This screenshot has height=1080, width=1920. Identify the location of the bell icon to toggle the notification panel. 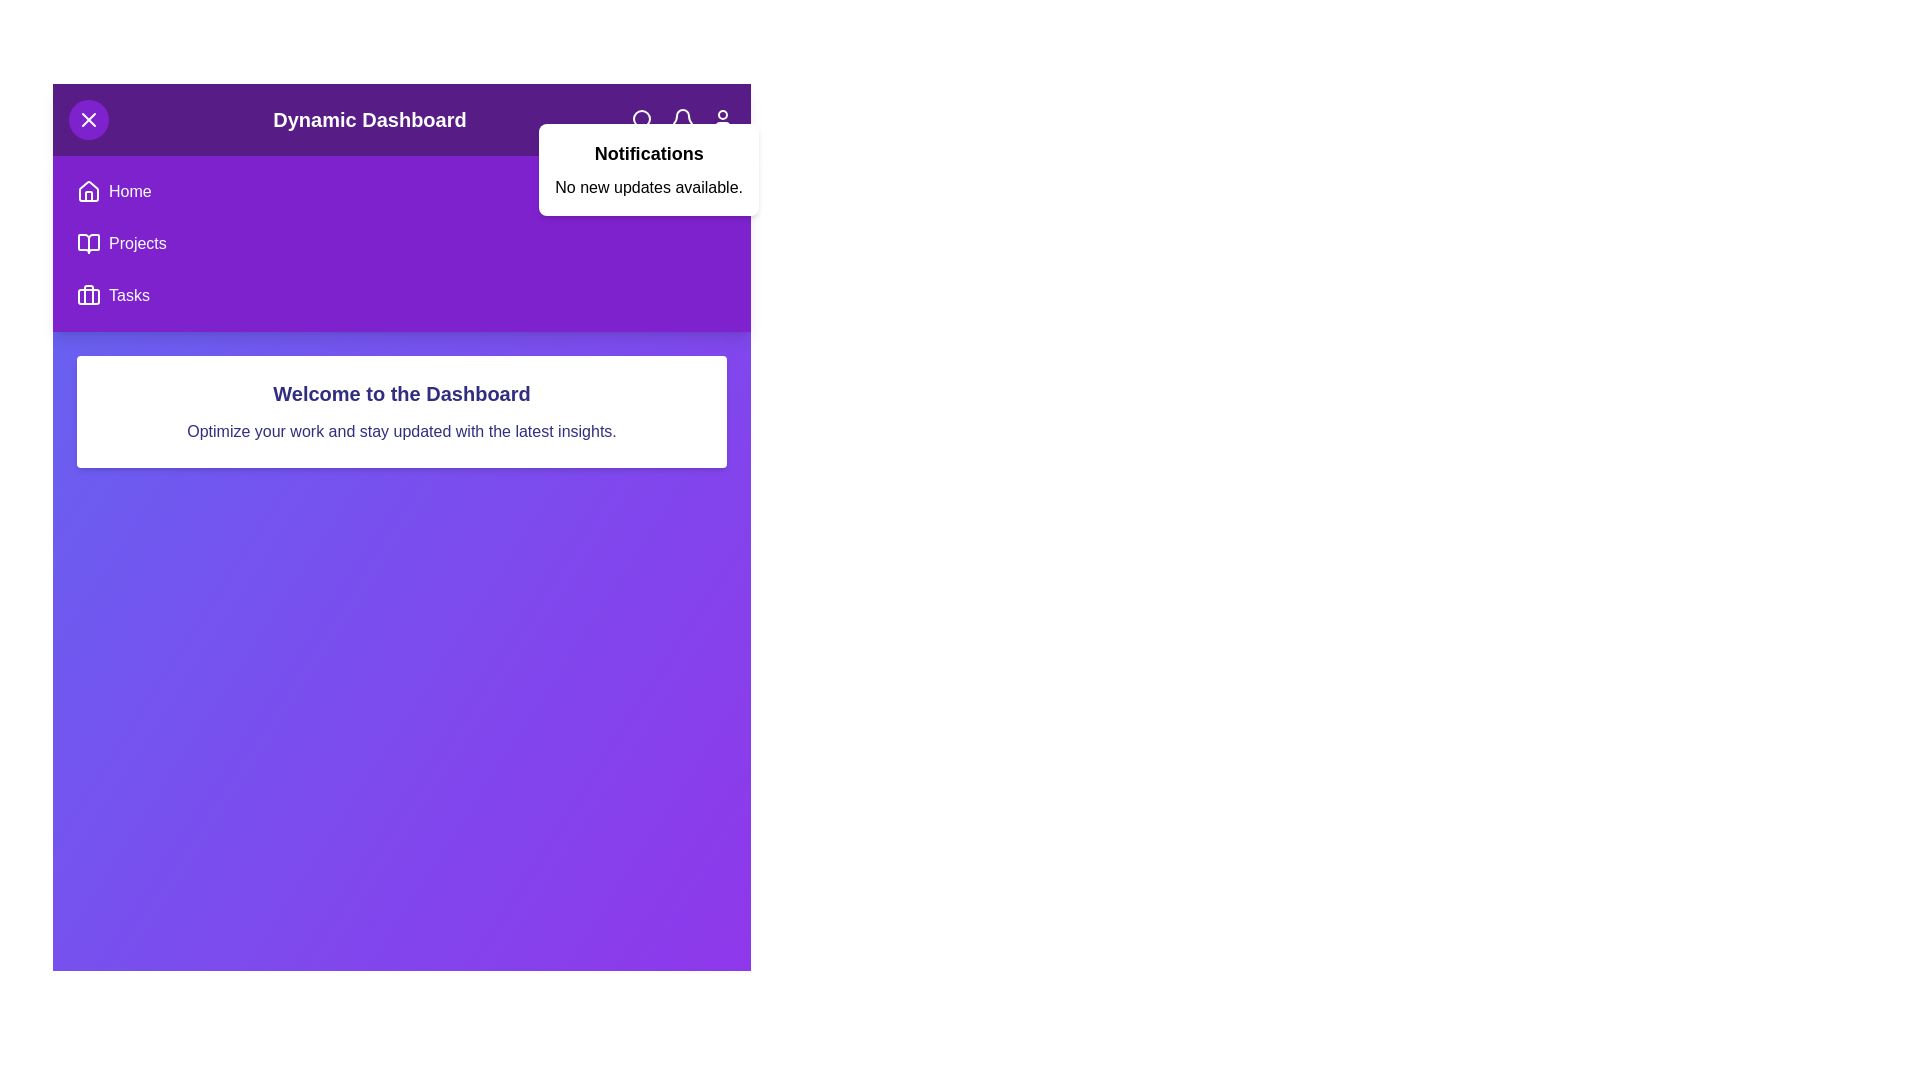
(682, 119).